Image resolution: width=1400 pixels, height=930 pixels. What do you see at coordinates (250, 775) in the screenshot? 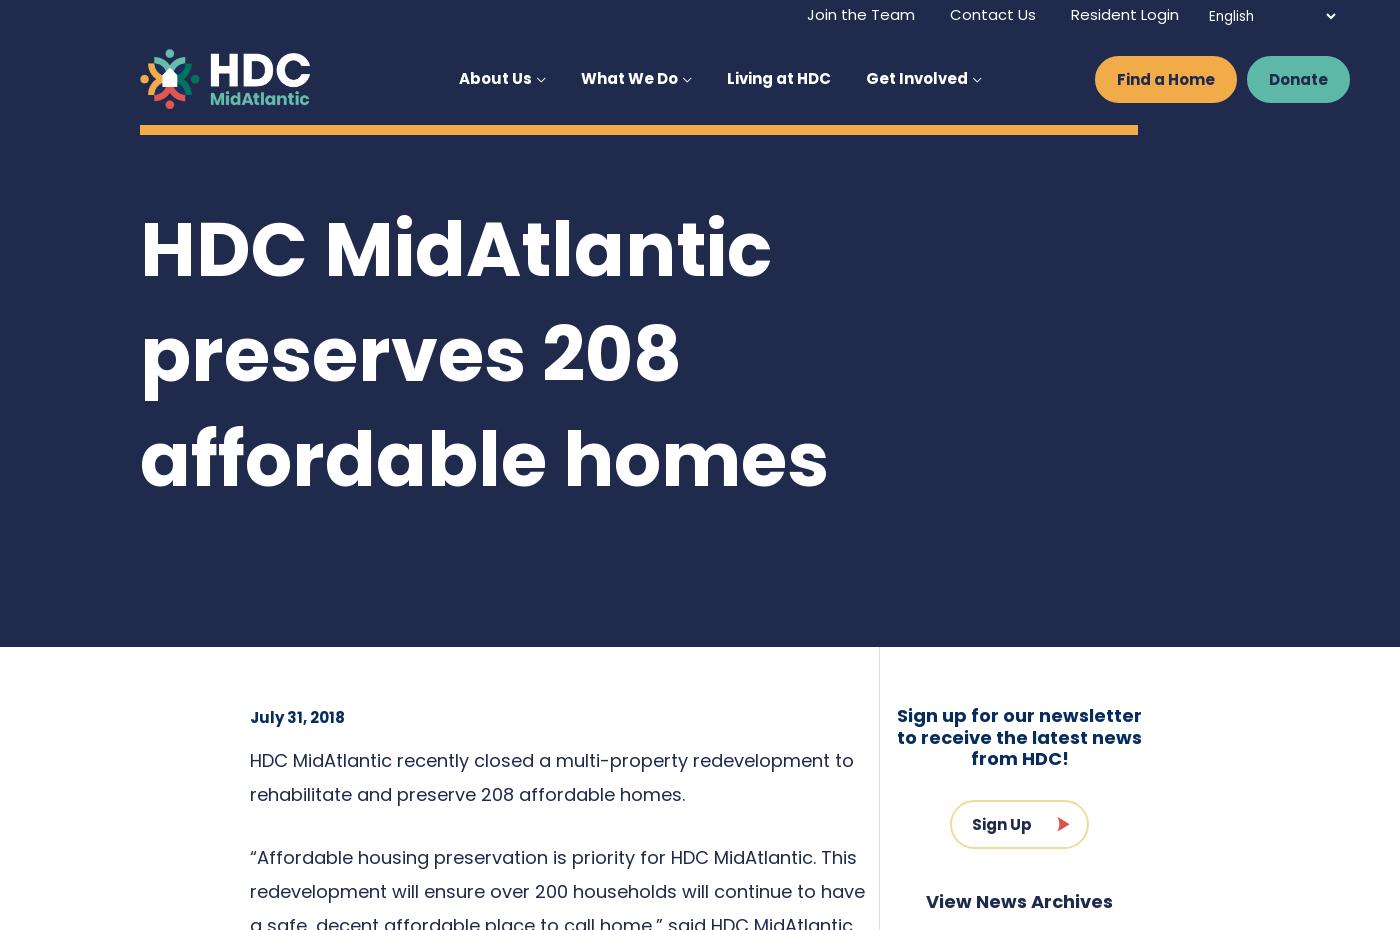
I see `'HDC MidAtlantic recently closed a multi-property redevelopment to rehabilitate and preserve 208 affordable homes.'` at bounding box center [250, 775].